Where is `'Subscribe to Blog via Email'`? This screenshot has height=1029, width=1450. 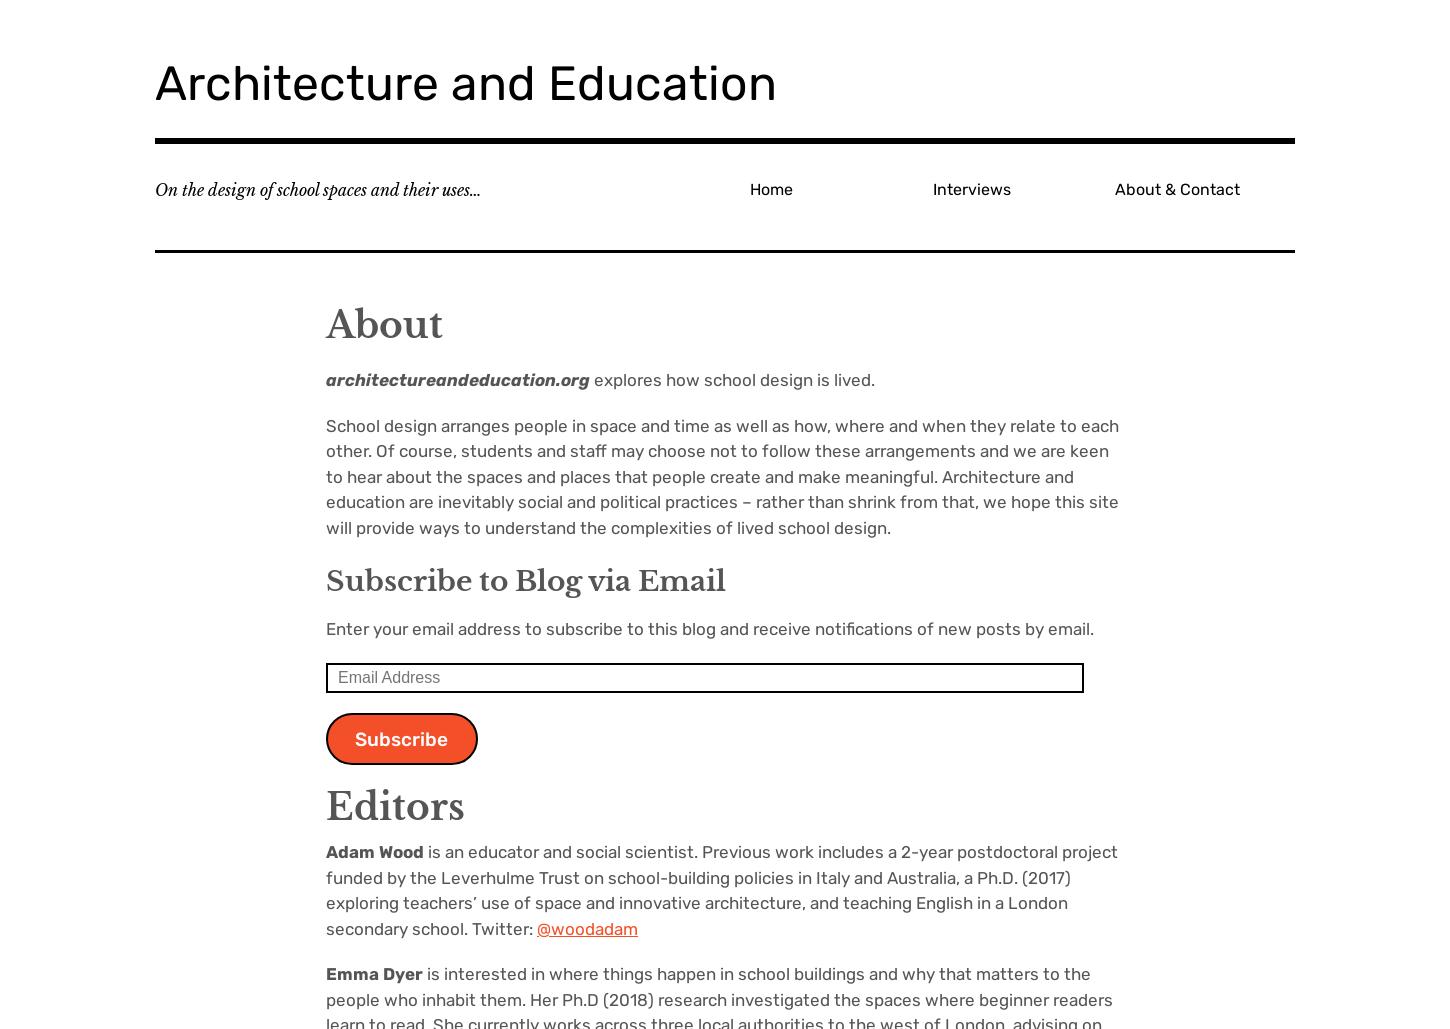
'Subscribe to Blog via Email' is located at coordinates (526, 580).